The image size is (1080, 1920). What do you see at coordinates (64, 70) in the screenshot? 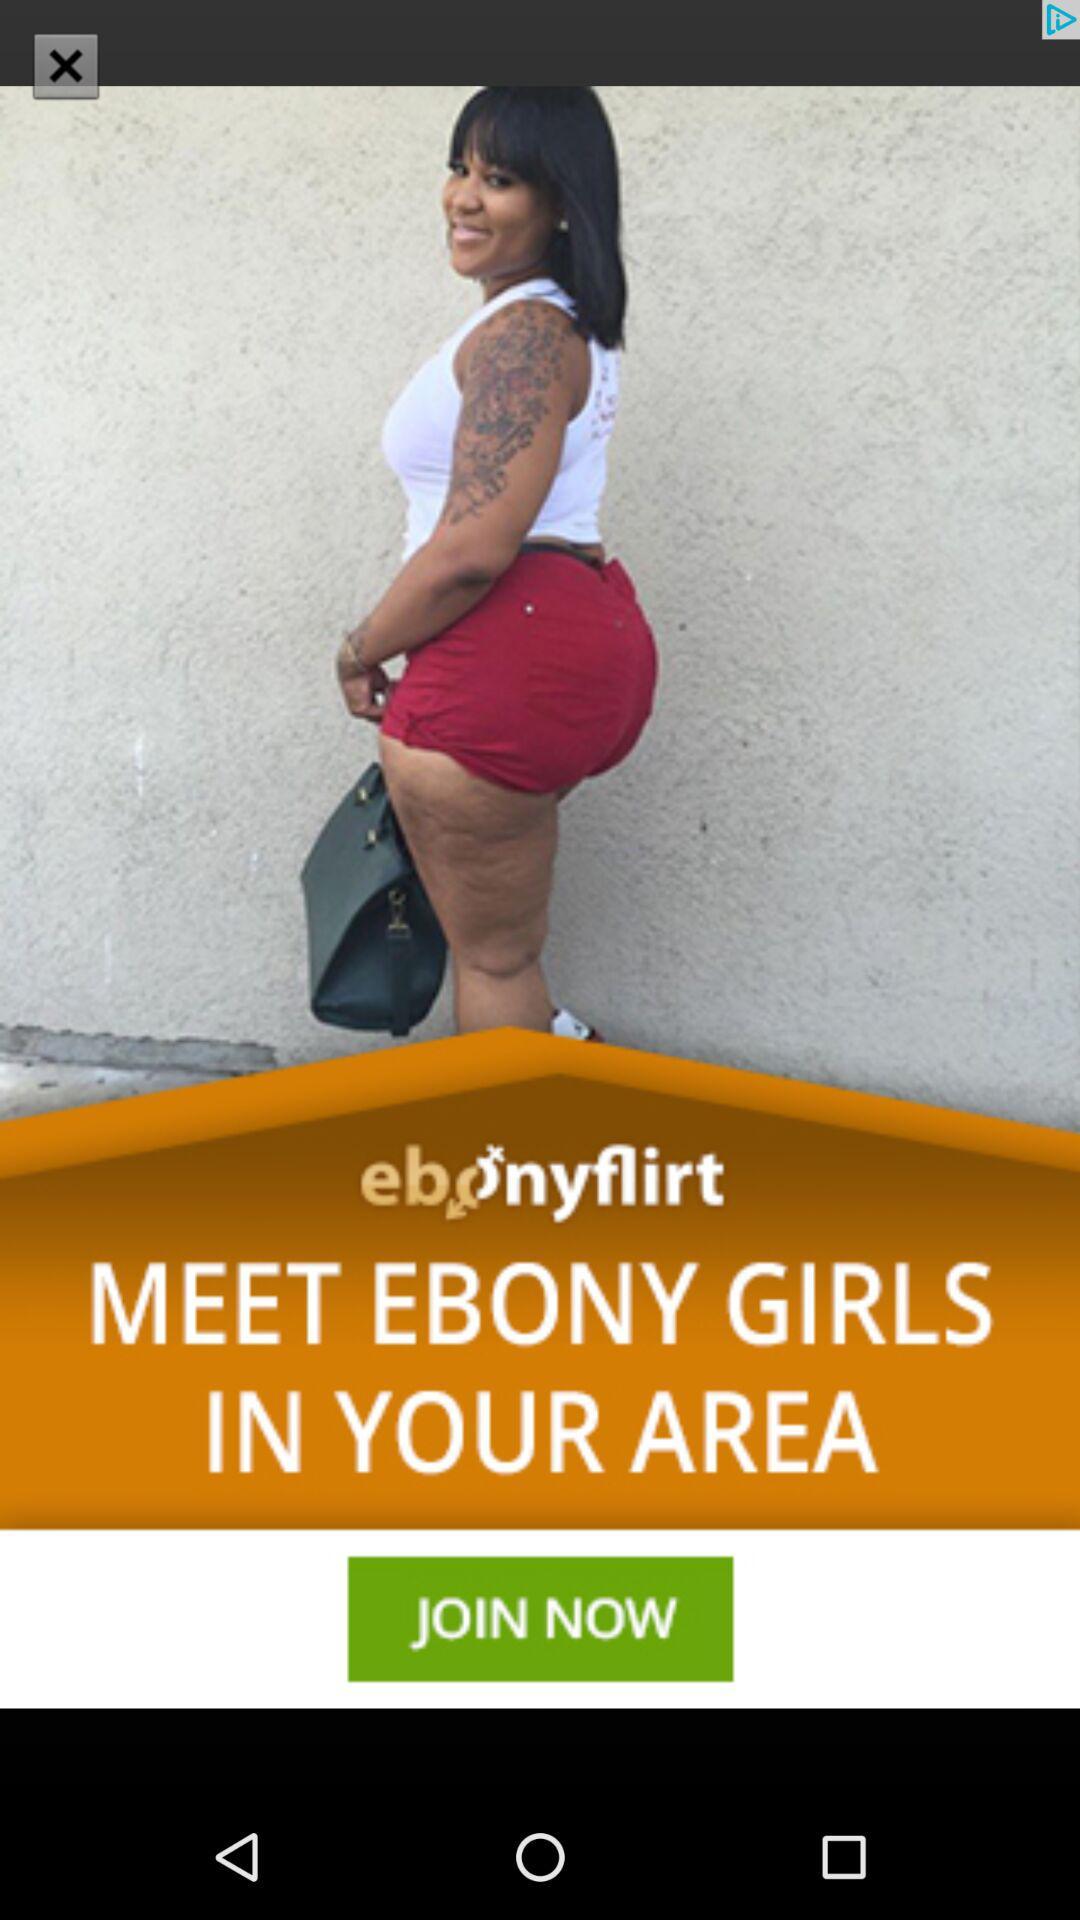
I see `the close icon` at bounding box center [64, 70].